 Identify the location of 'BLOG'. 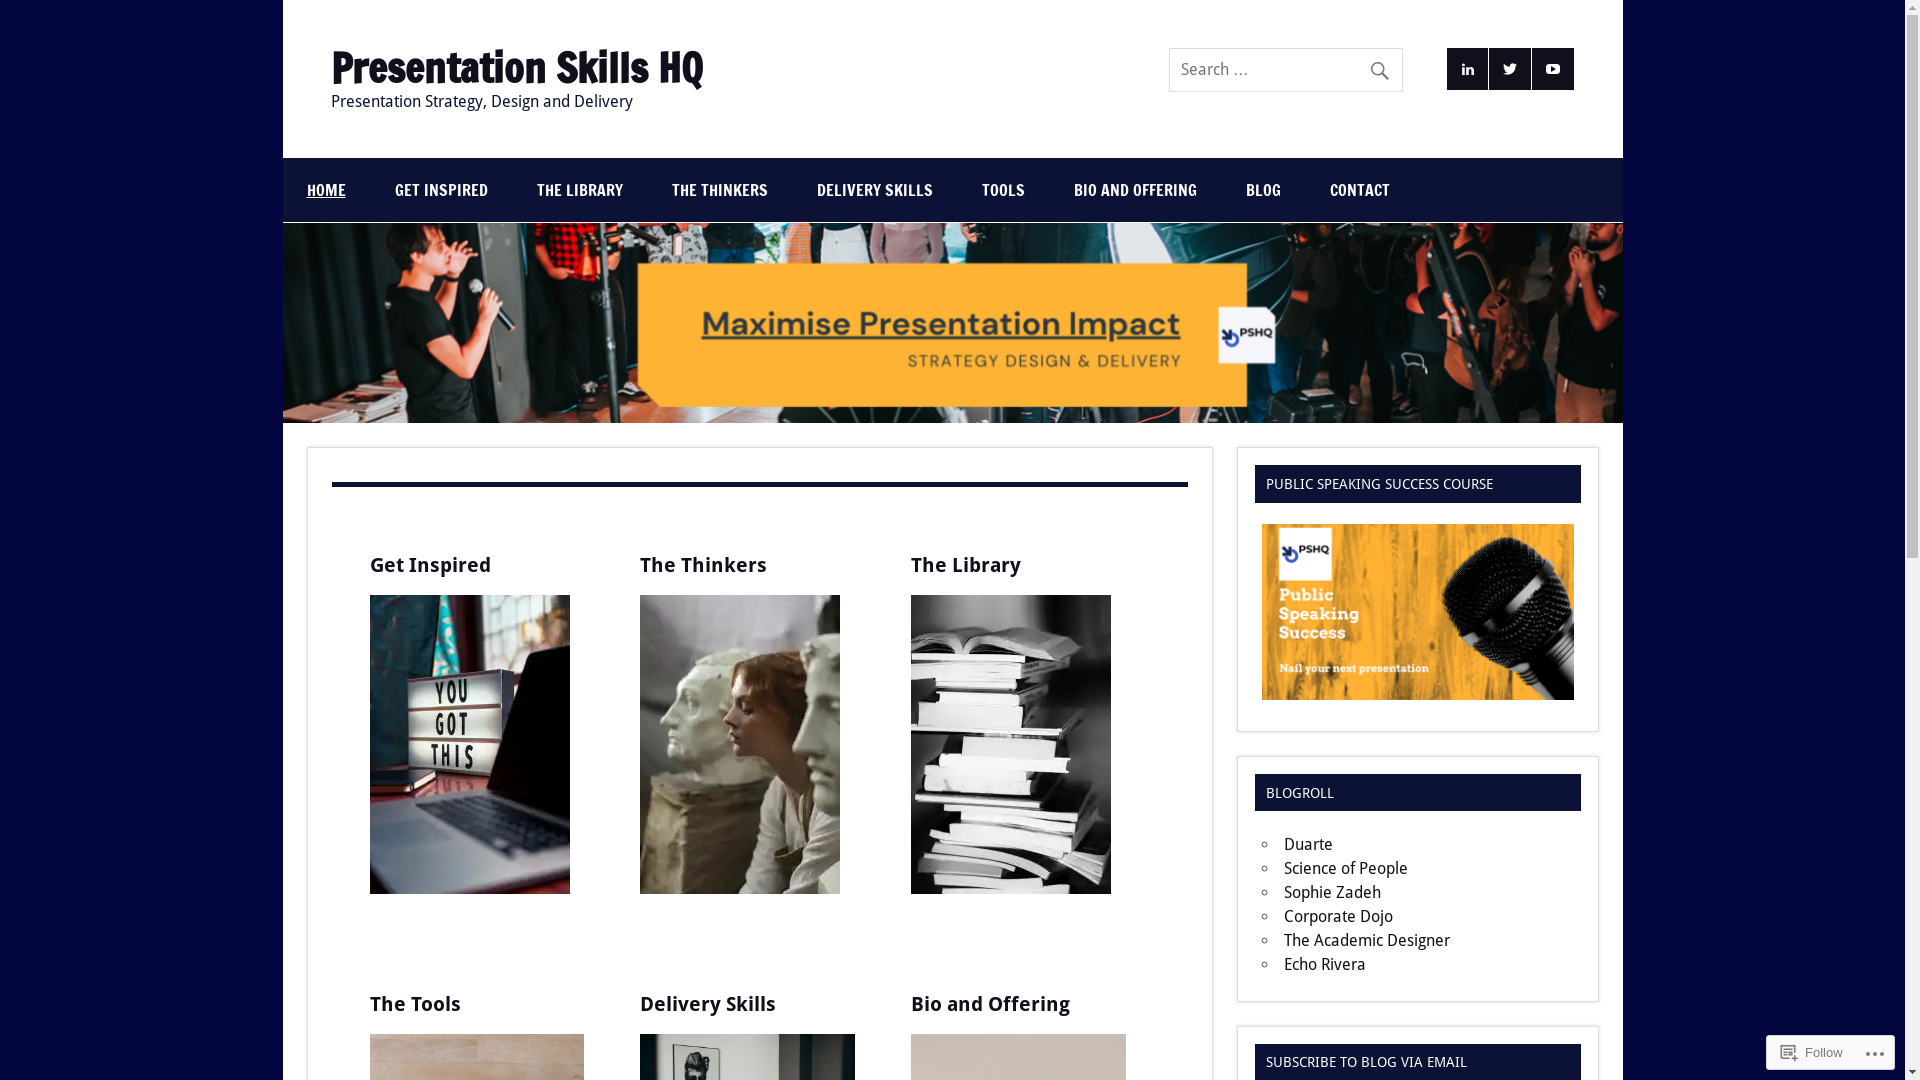
(1262, 189).